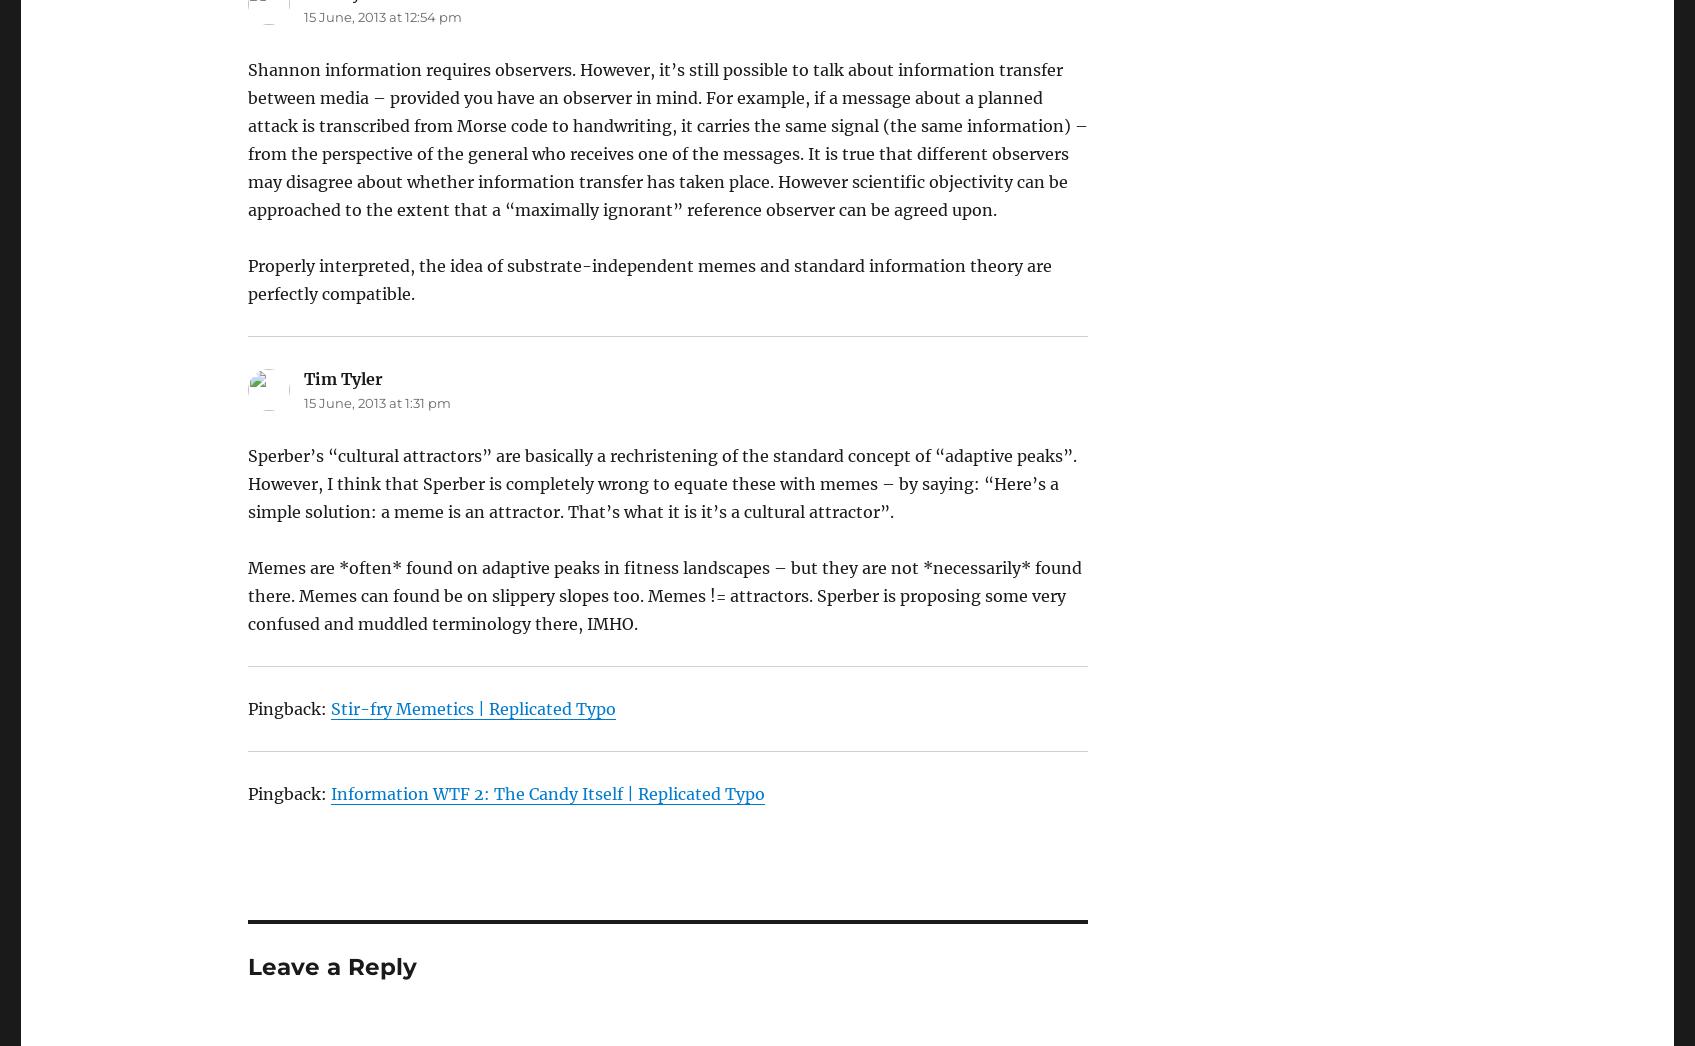 This screenshot has width=1695, height=1046. I want to click on 'Leave a Reply', so click(330, 966).